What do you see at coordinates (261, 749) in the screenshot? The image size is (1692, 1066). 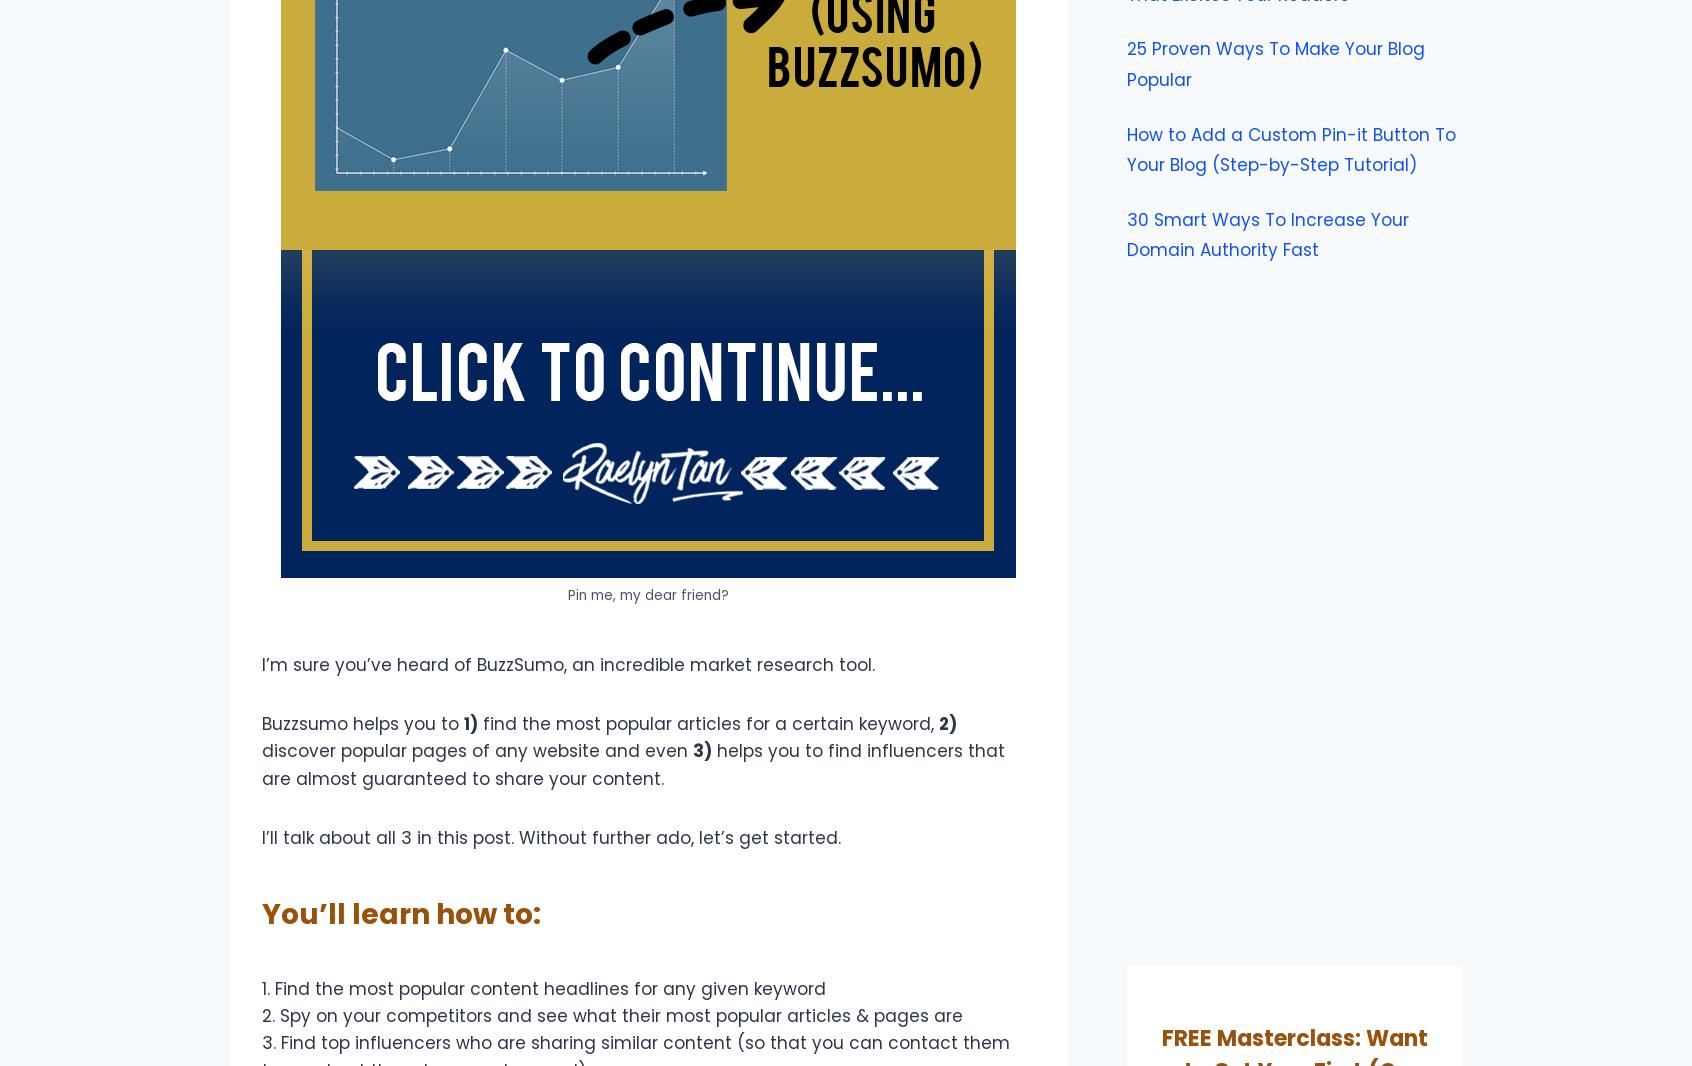 I see `'discover popular pages of any website and even'` at bounding box center [261, 749].